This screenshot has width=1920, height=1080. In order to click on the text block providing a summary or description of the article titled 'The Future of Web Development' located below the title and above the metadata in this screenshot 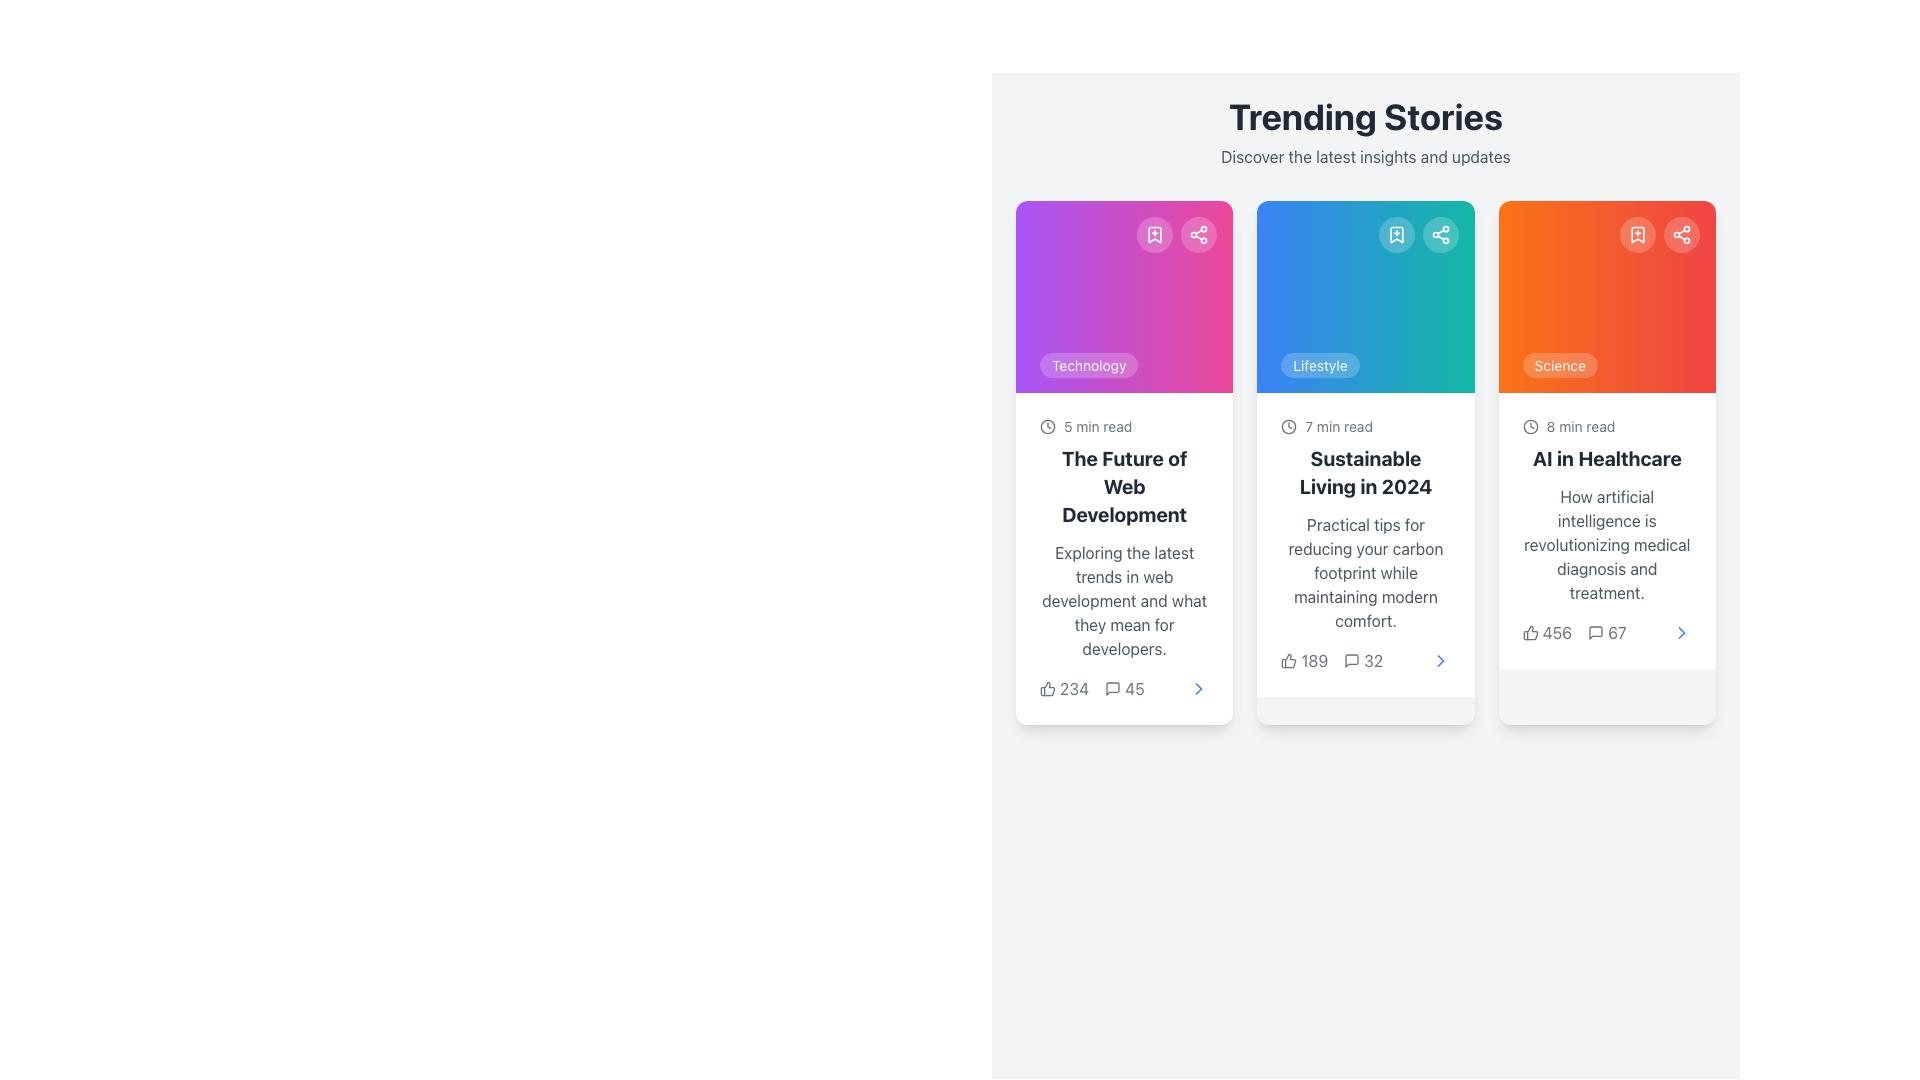, I will do `click(1124, 600)`.